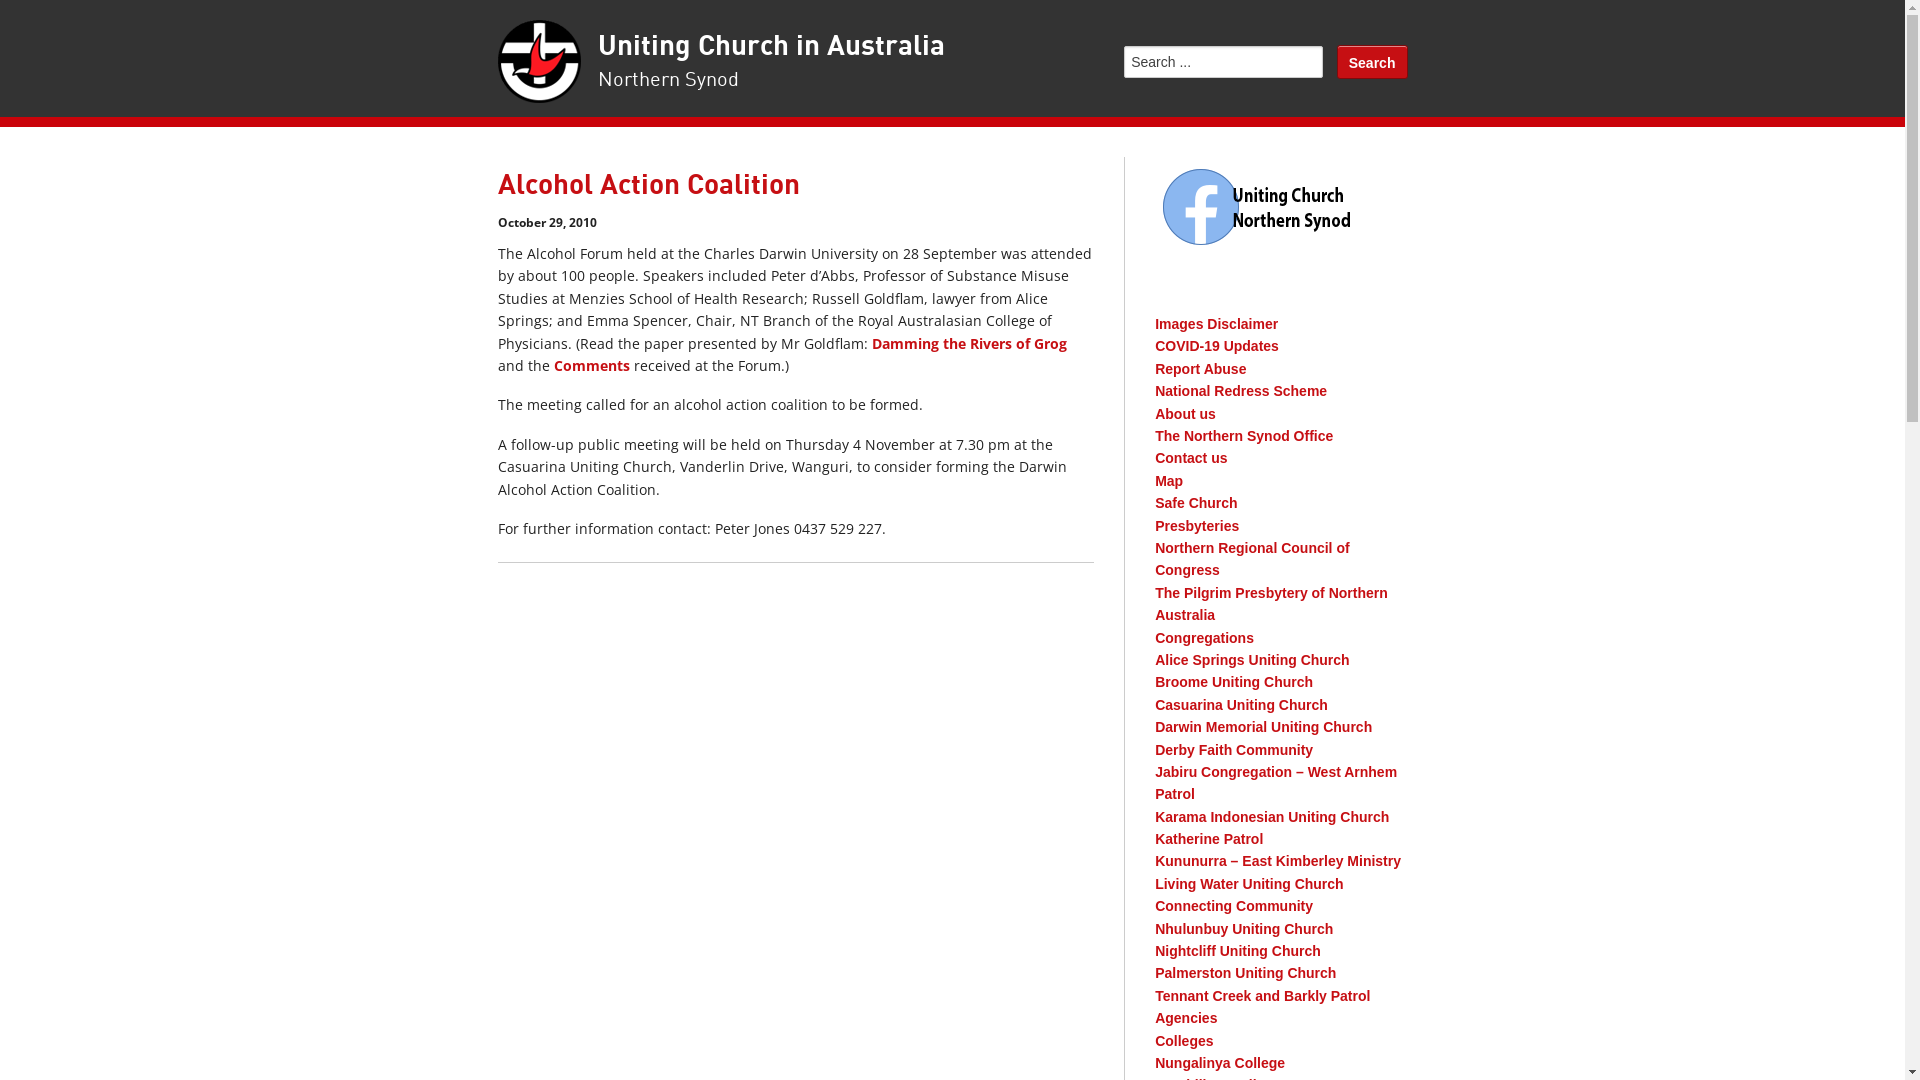  I want to click on 'Northern Regional Council of Congress', so click(1155, 559).